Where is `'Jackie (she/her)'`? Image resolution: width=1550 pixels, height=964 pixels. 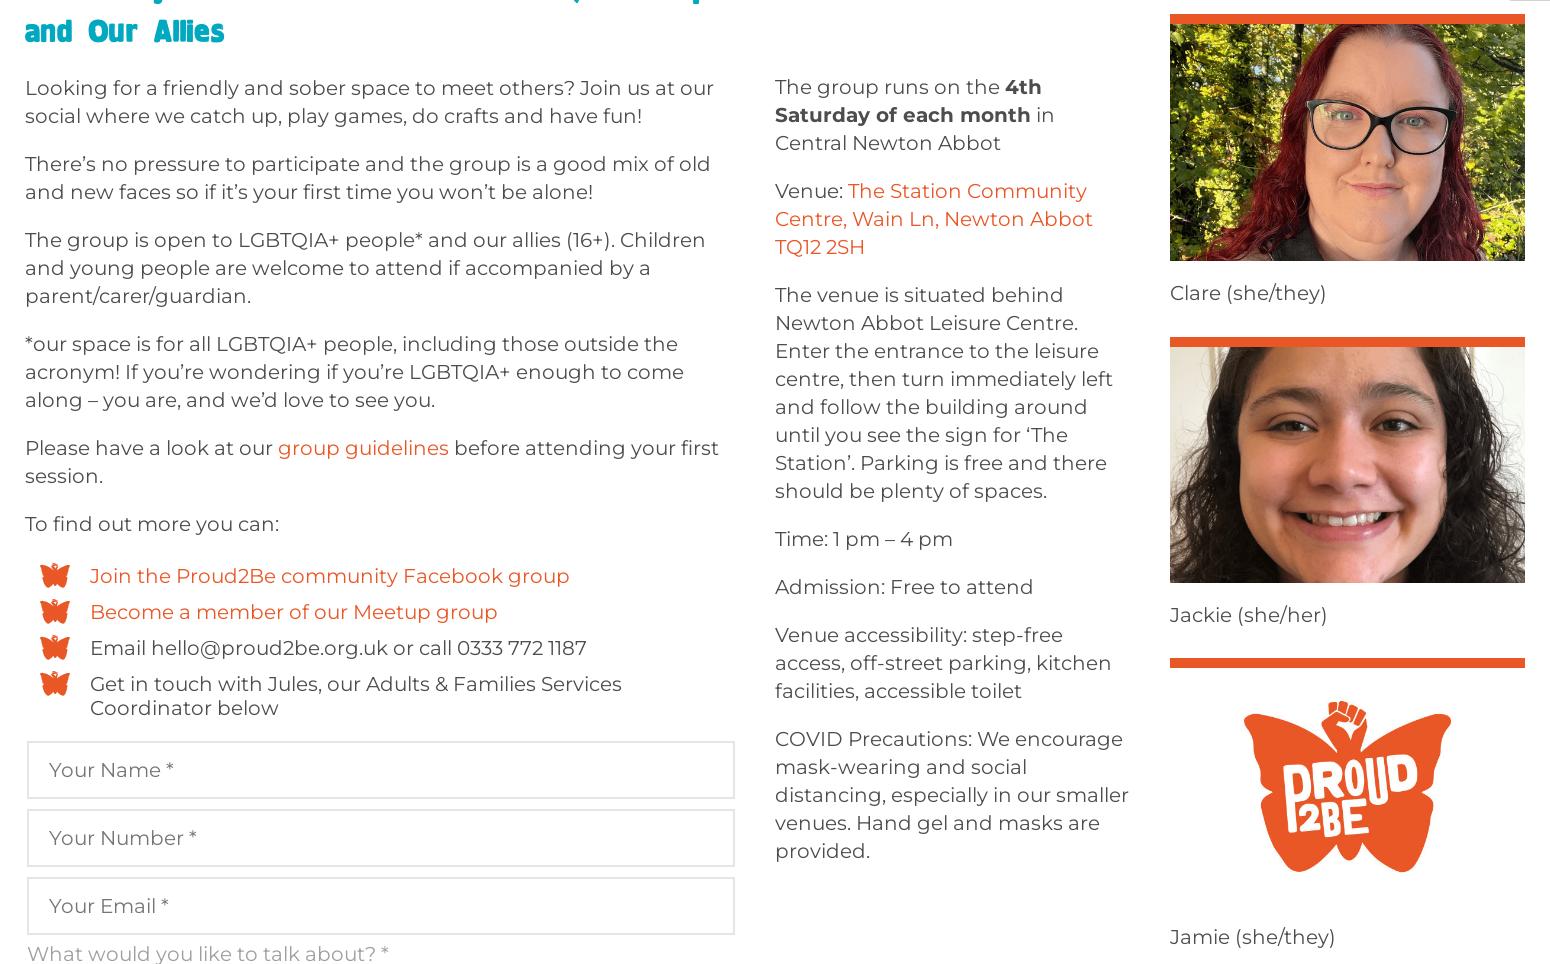 'Jackie (she/her)' is located at coordinates (1247, 615).